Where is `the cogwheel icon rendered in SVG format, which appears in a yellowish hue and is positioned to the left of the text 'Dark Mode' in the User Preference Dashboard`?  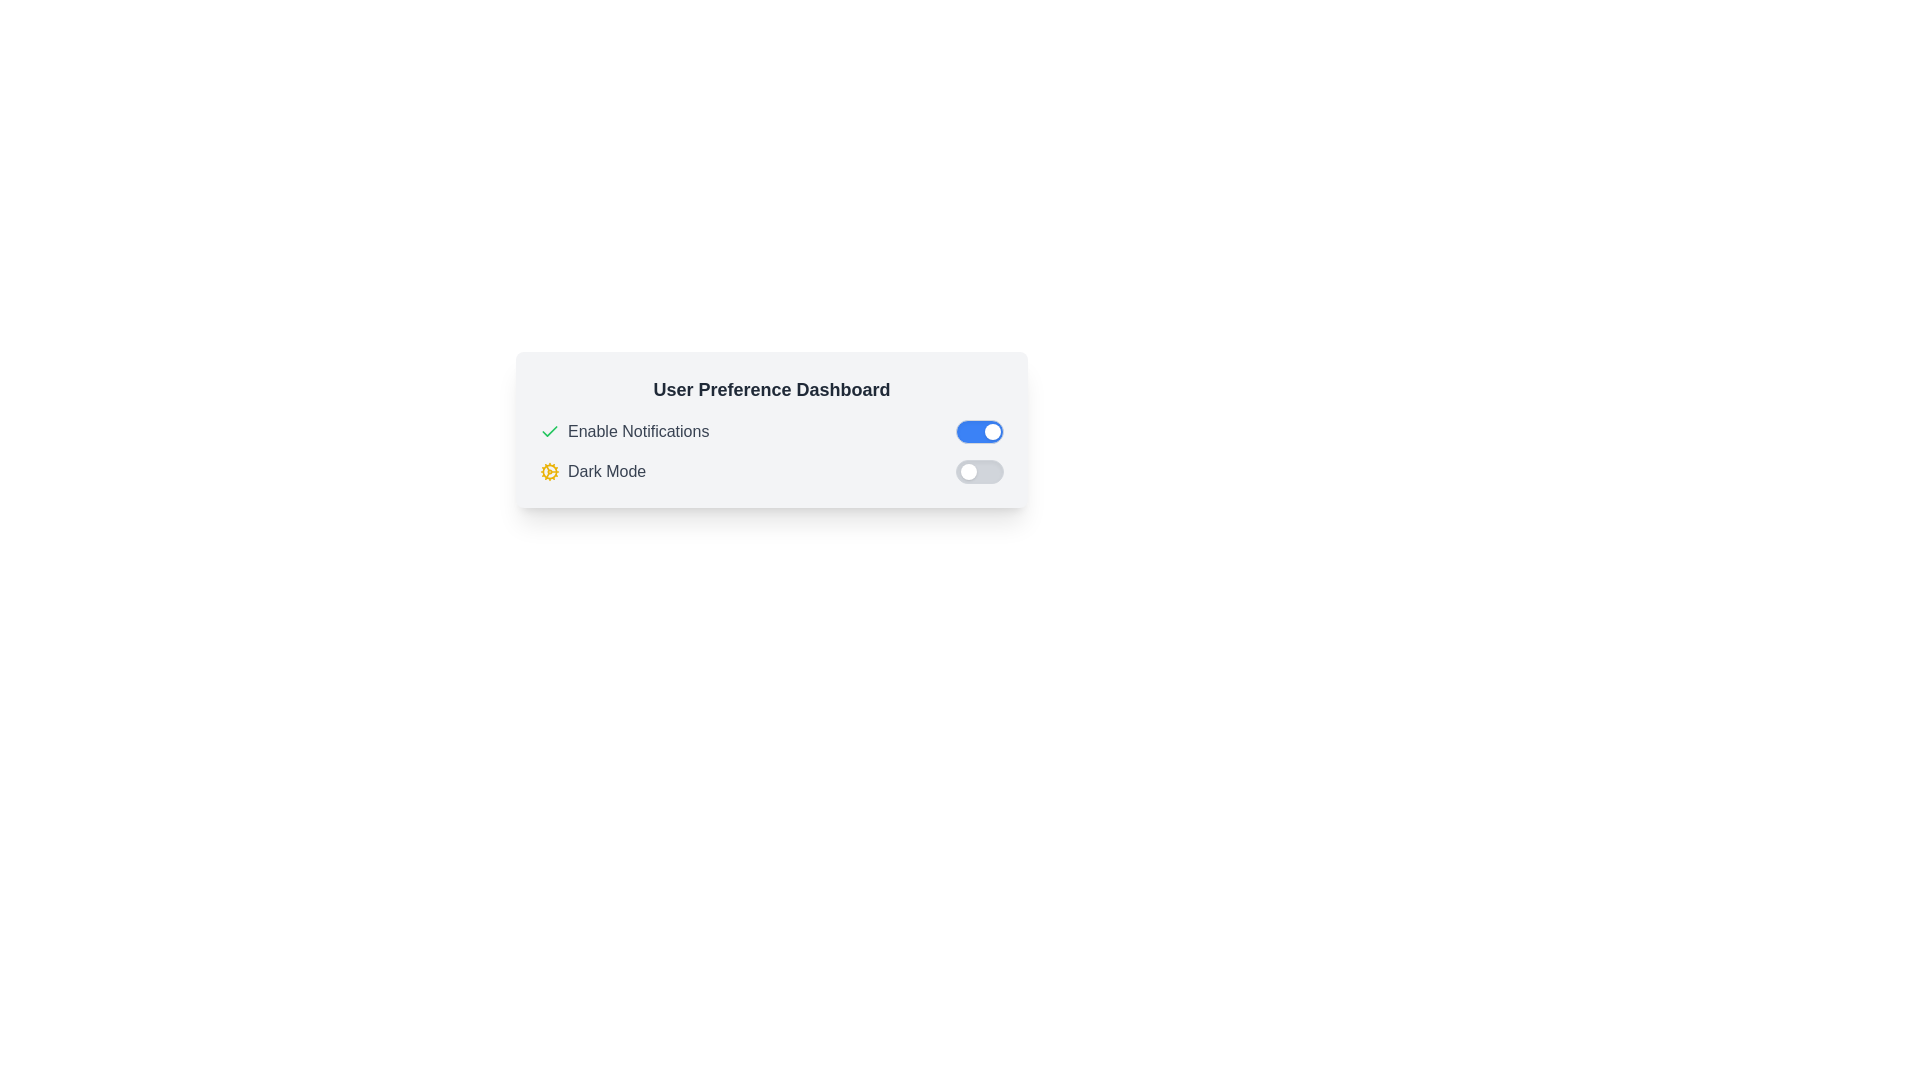
the cogwheel icon rendered in SVG format, which appears in a yellowish hue and is positioned to the left of the text 'Dark Mode' in the User Preference Dashboard is located at coordinates (550, 471).